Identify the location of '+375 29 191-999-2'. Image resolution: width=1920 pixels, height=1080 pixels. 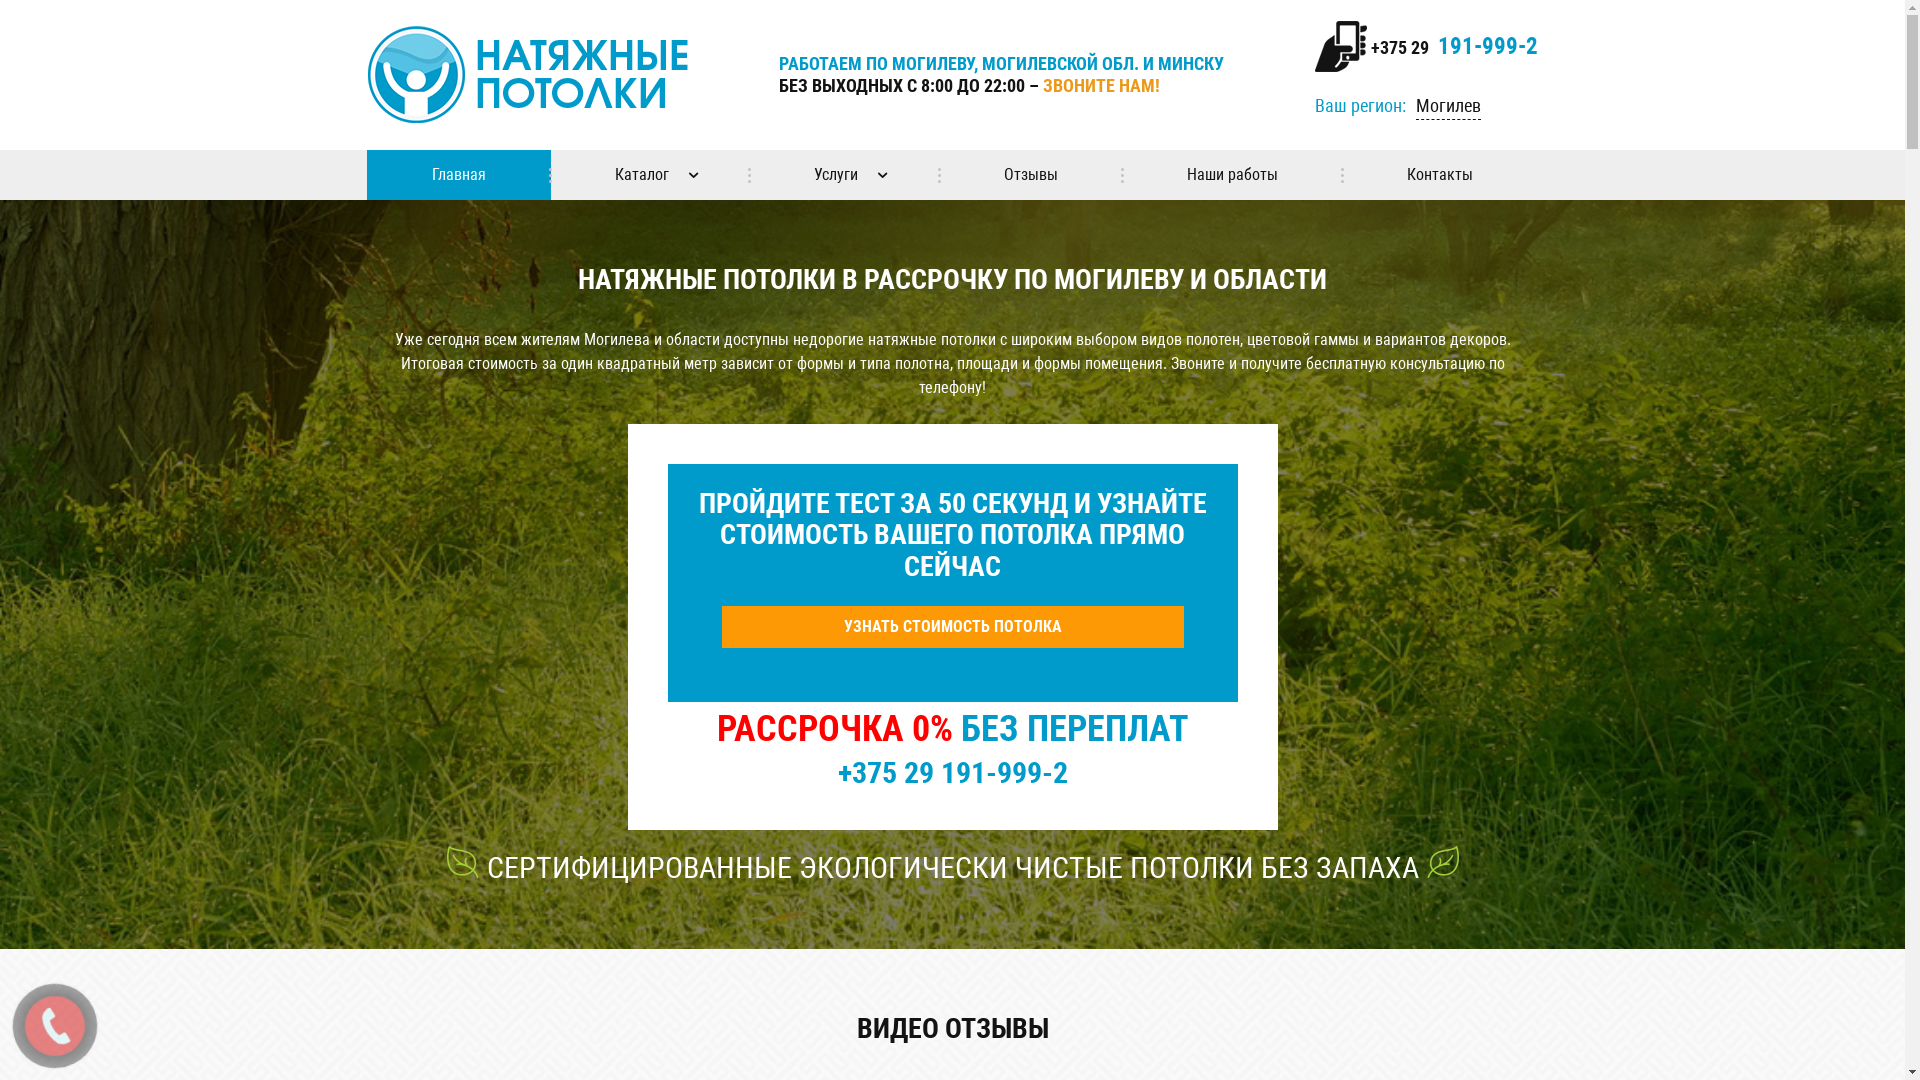
(1451, 46).